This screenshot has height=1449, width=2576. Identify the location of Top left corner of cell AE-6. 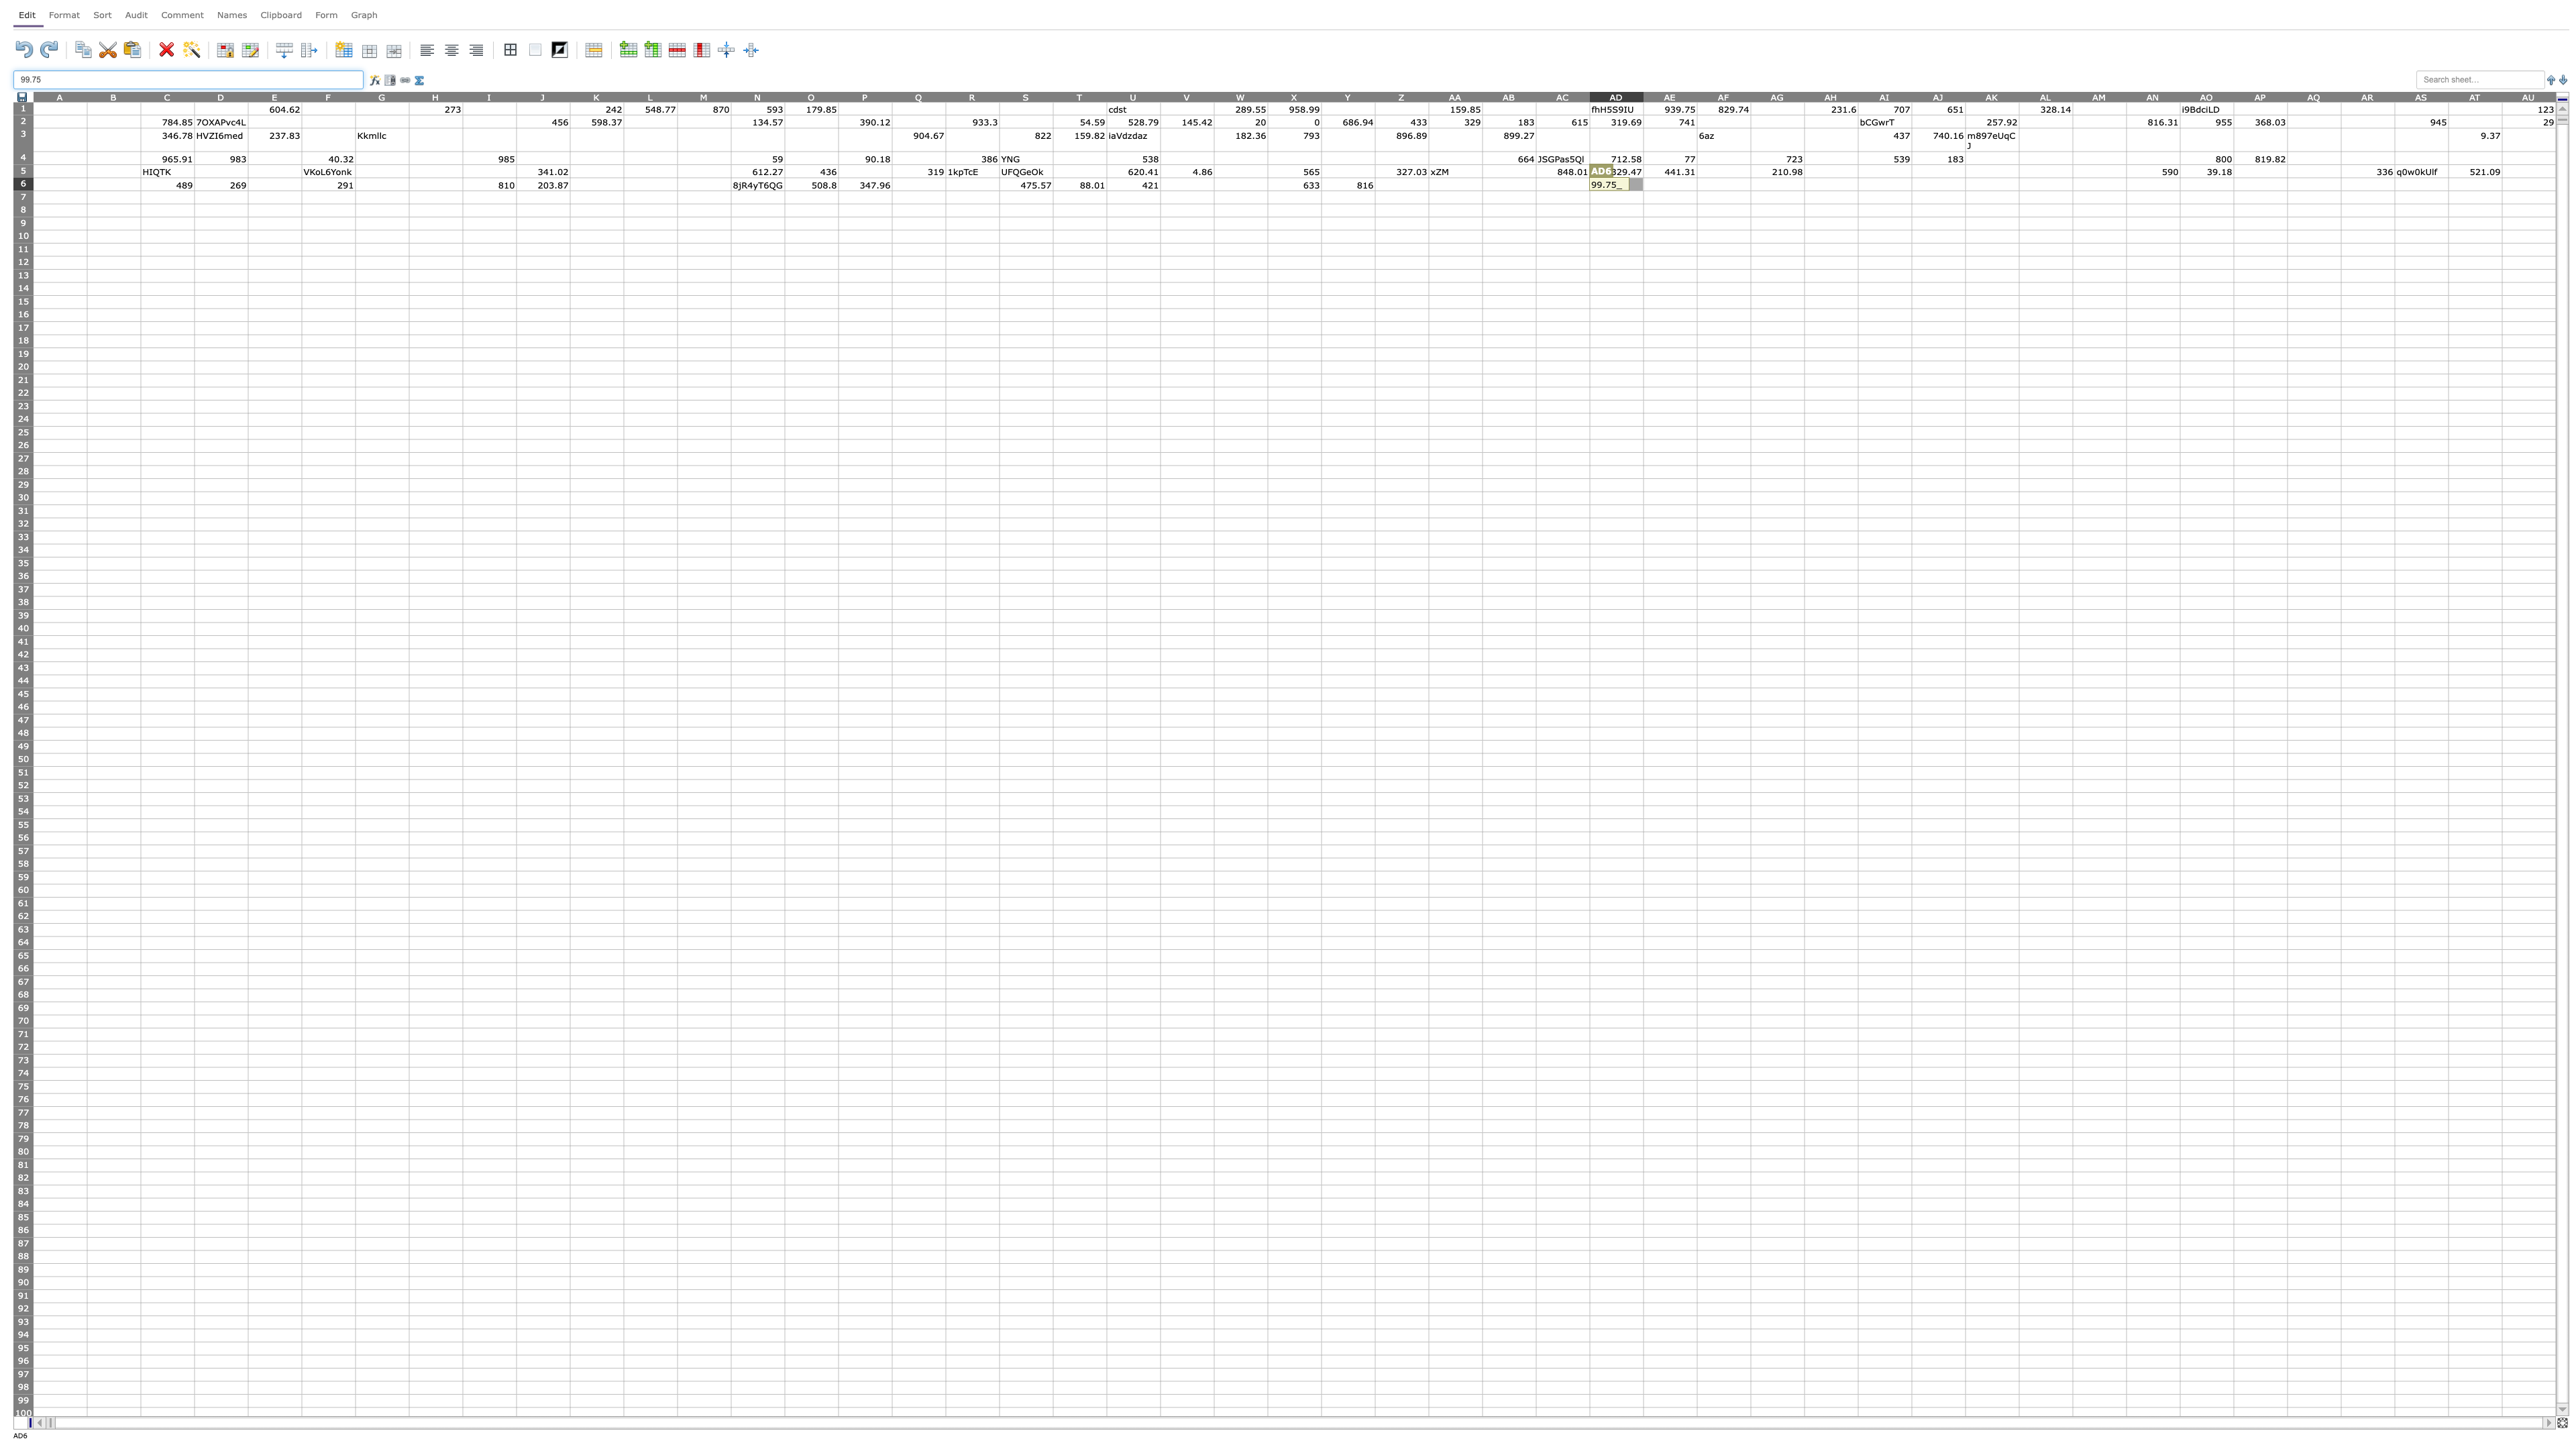
(1643, 177).